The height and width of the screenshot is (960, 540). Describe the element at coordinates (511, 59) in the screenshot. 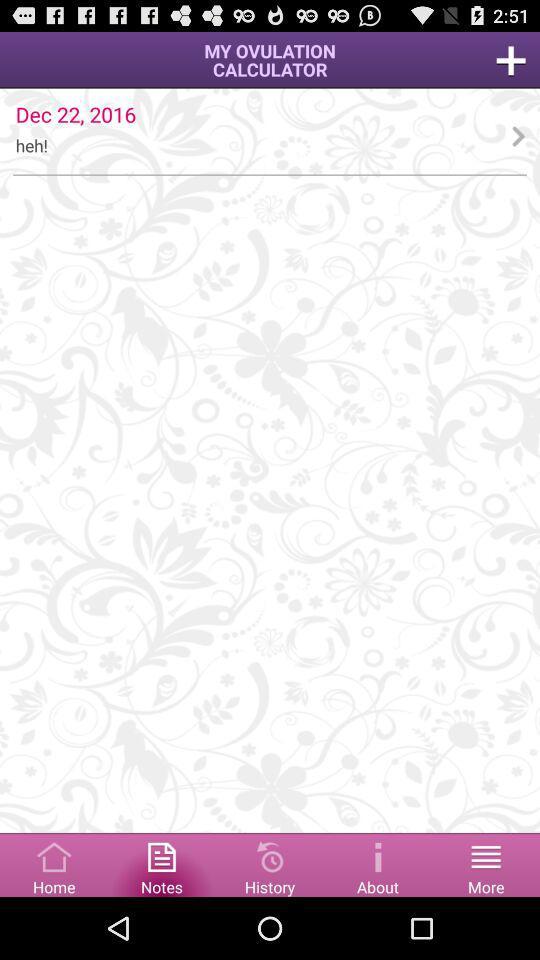

I see `option` at that location.